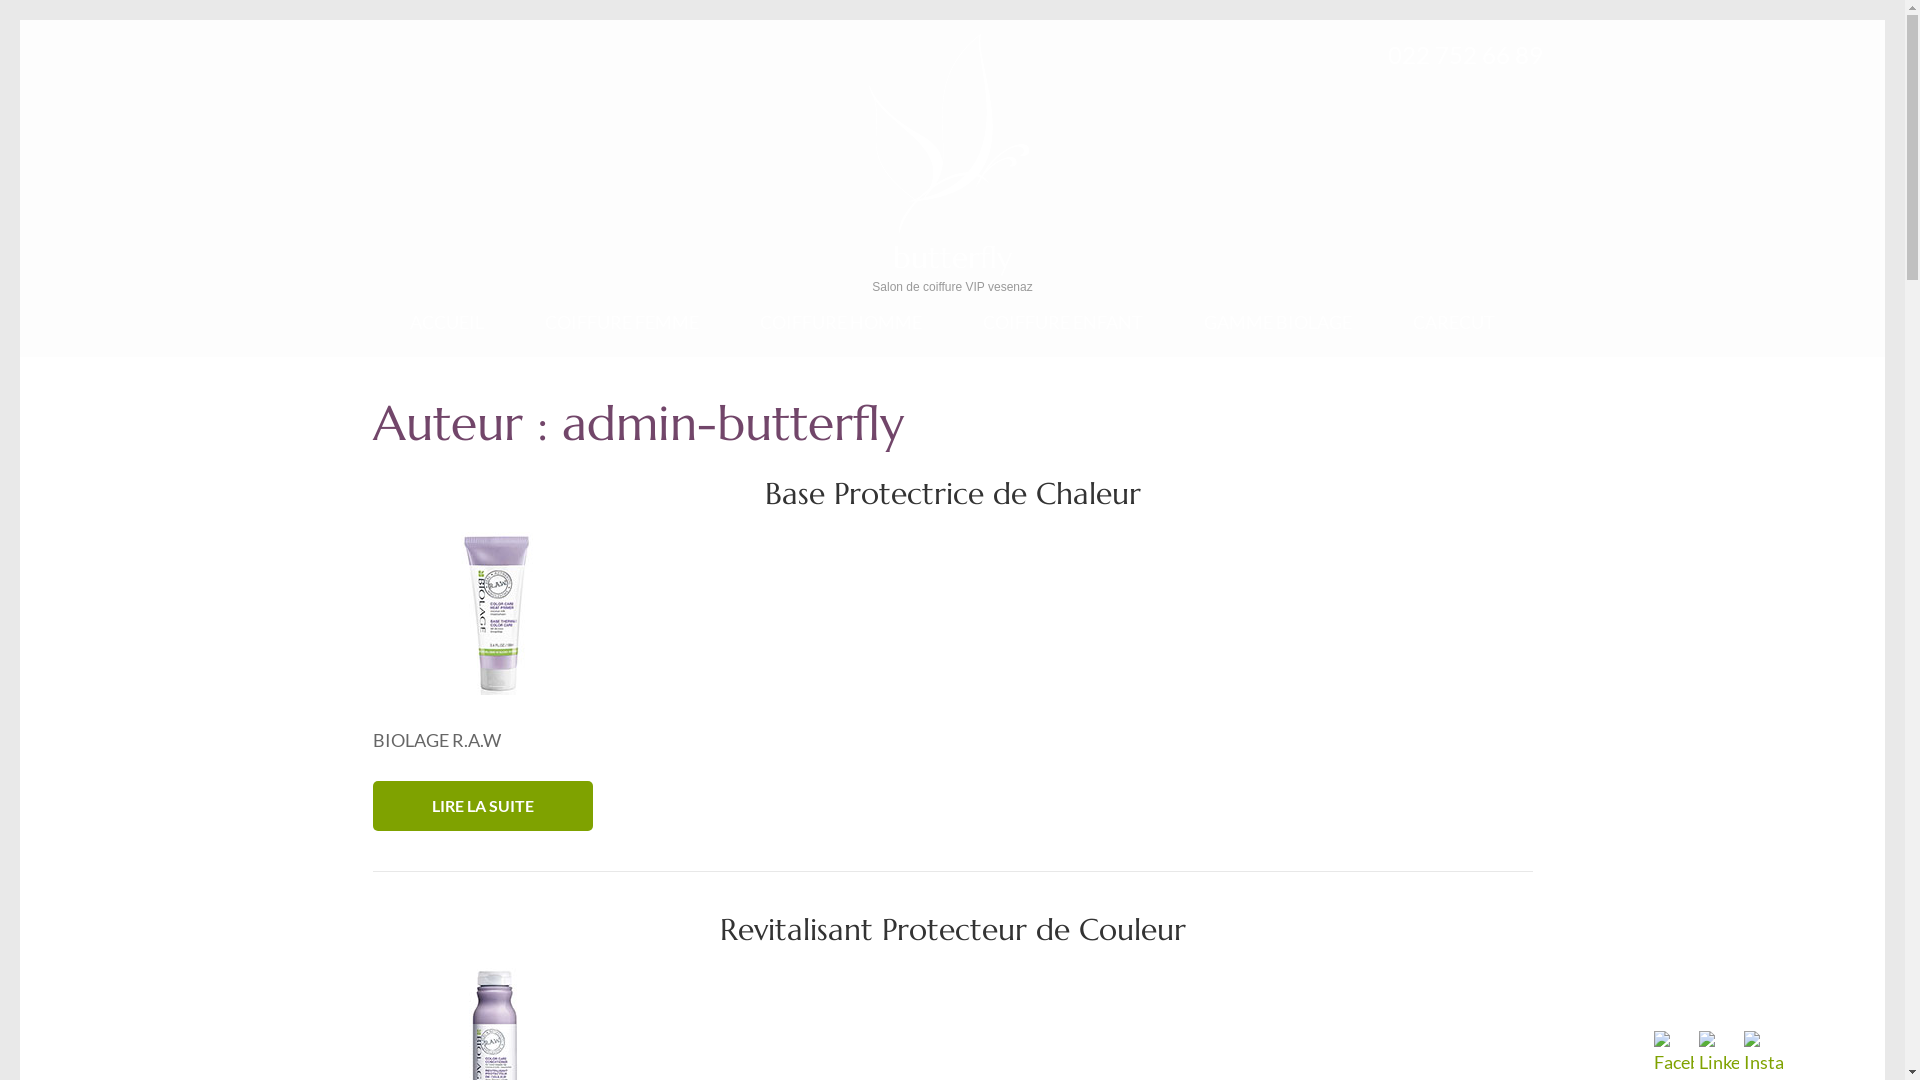 The height and width of the screenshot is (1080, 1920). Describe the element at coordinates (1717, 1052) in the screenshot. I see `'LinkedIn'` at that location.